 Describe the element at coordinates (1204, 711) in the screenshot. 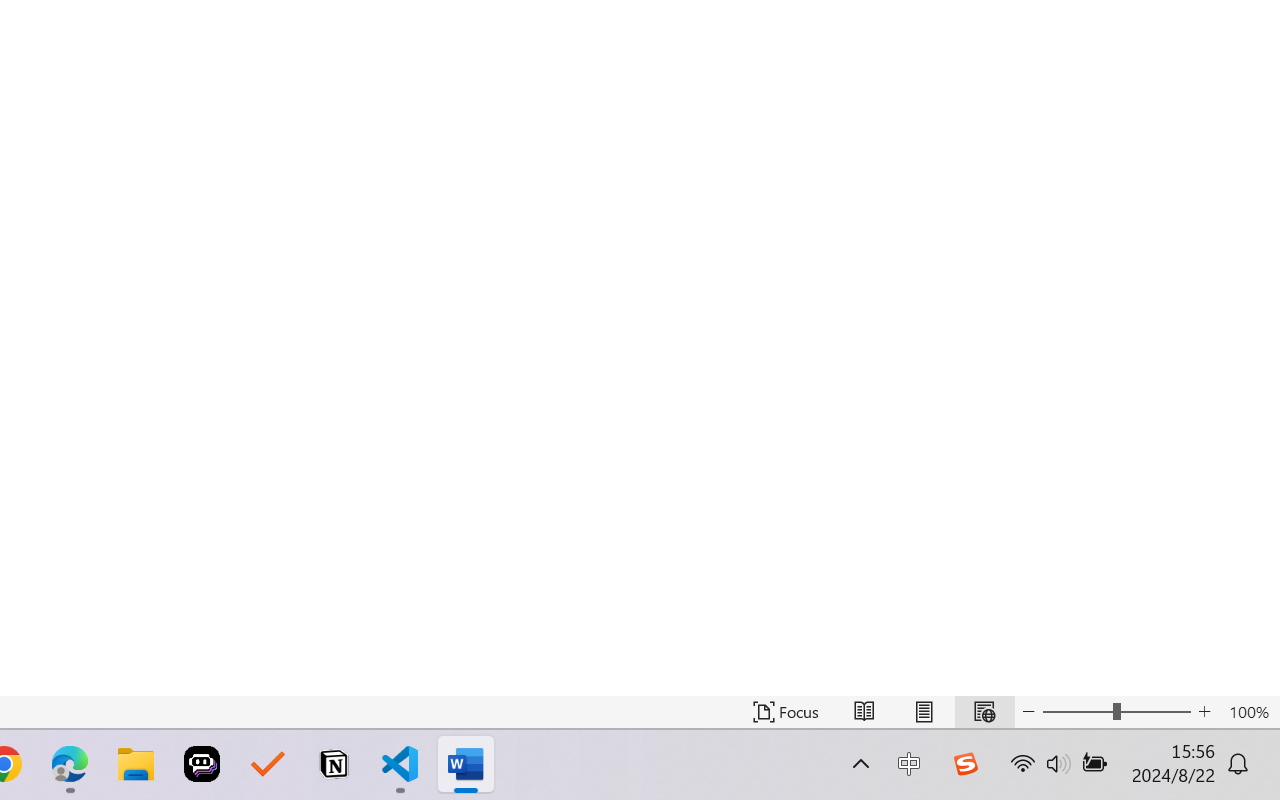

I see `'Zoom In'` at that location.